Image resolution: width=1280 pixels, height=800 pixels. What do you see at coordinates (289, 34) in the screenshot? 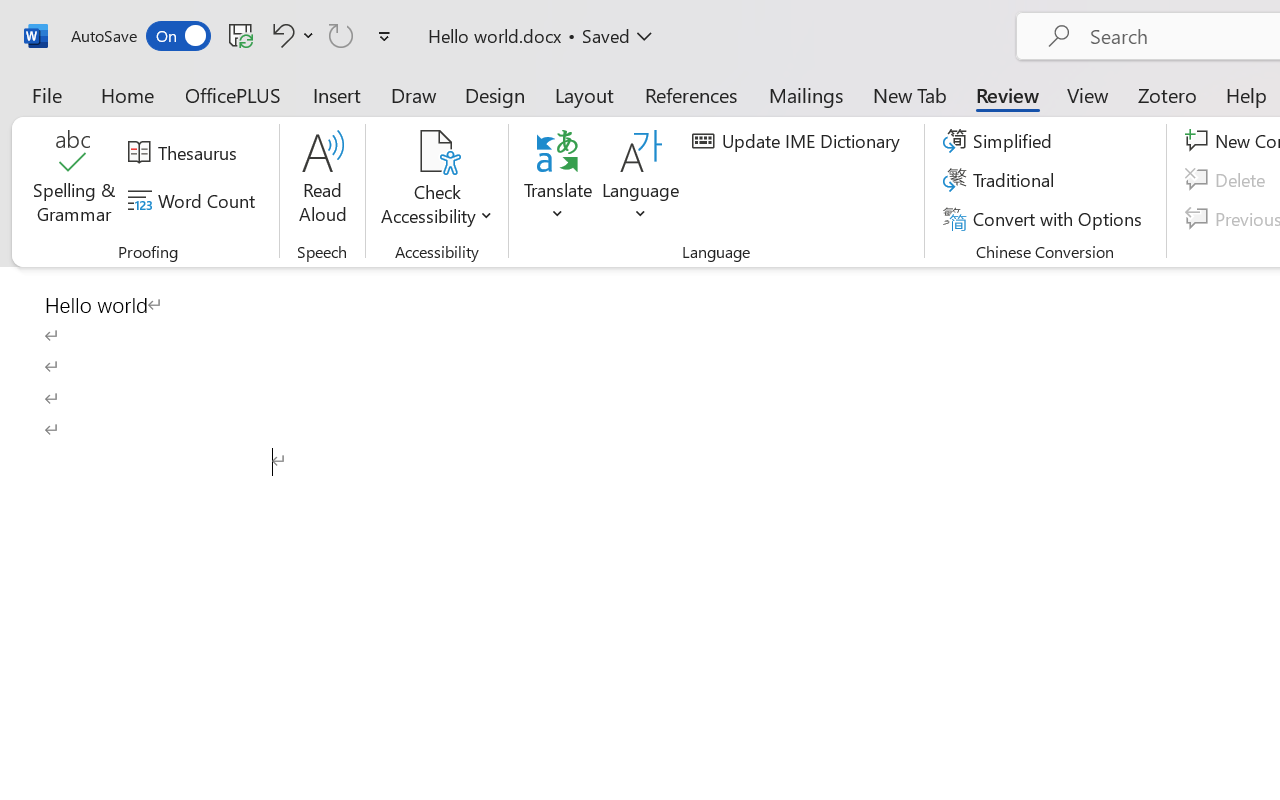
I see `'Undo Click and Type Formatting'` at bounding box center [289, 34].